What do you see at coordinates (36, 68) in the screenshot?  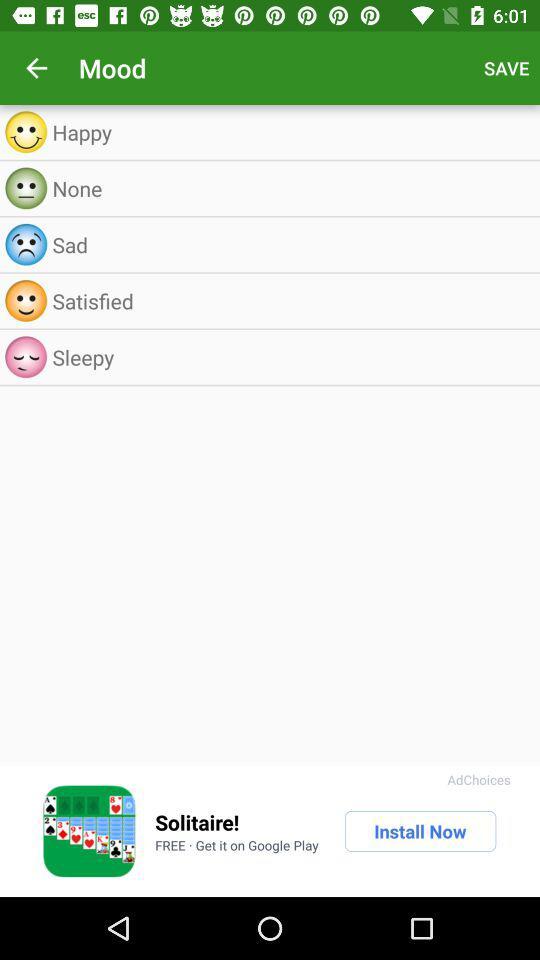 I see `the icon above the  happy item` at bounding box center [36, 68].